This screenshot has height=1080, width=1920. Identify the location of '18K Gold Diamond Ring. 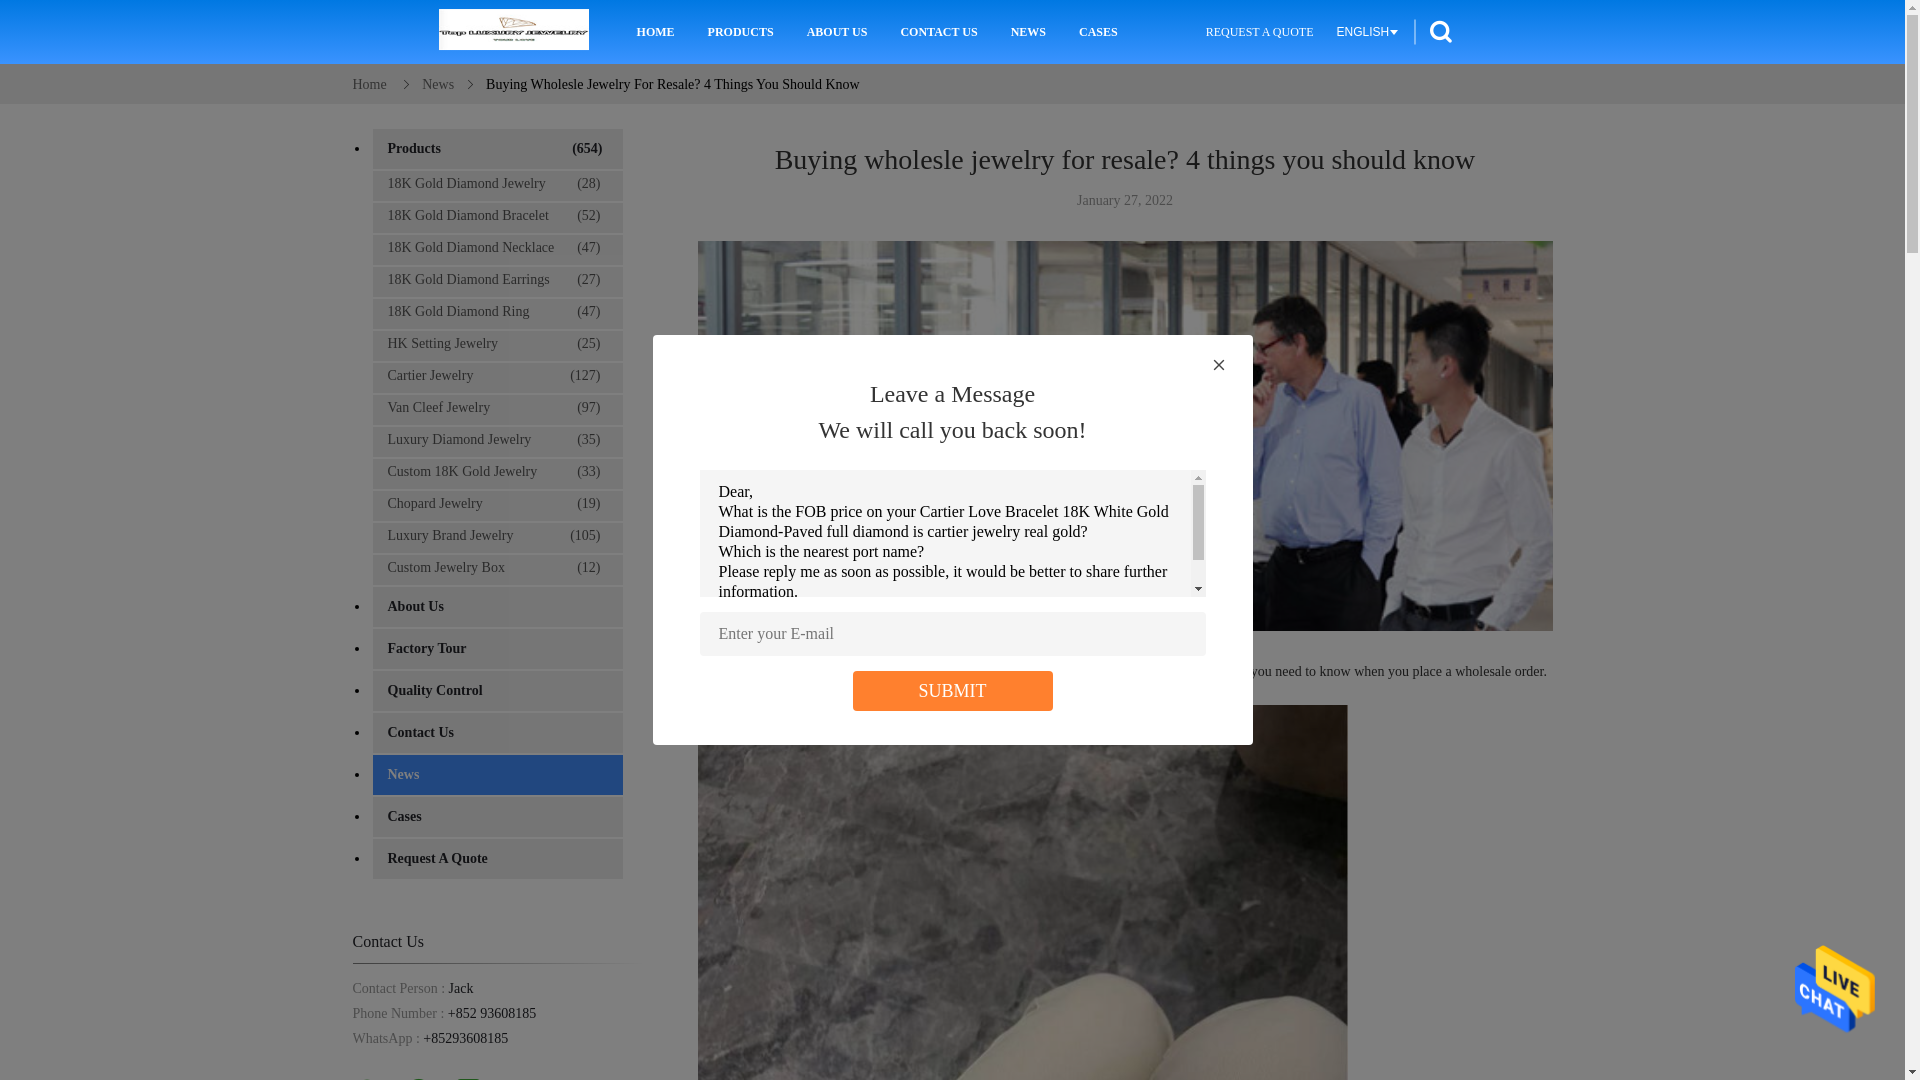
(495, 312).